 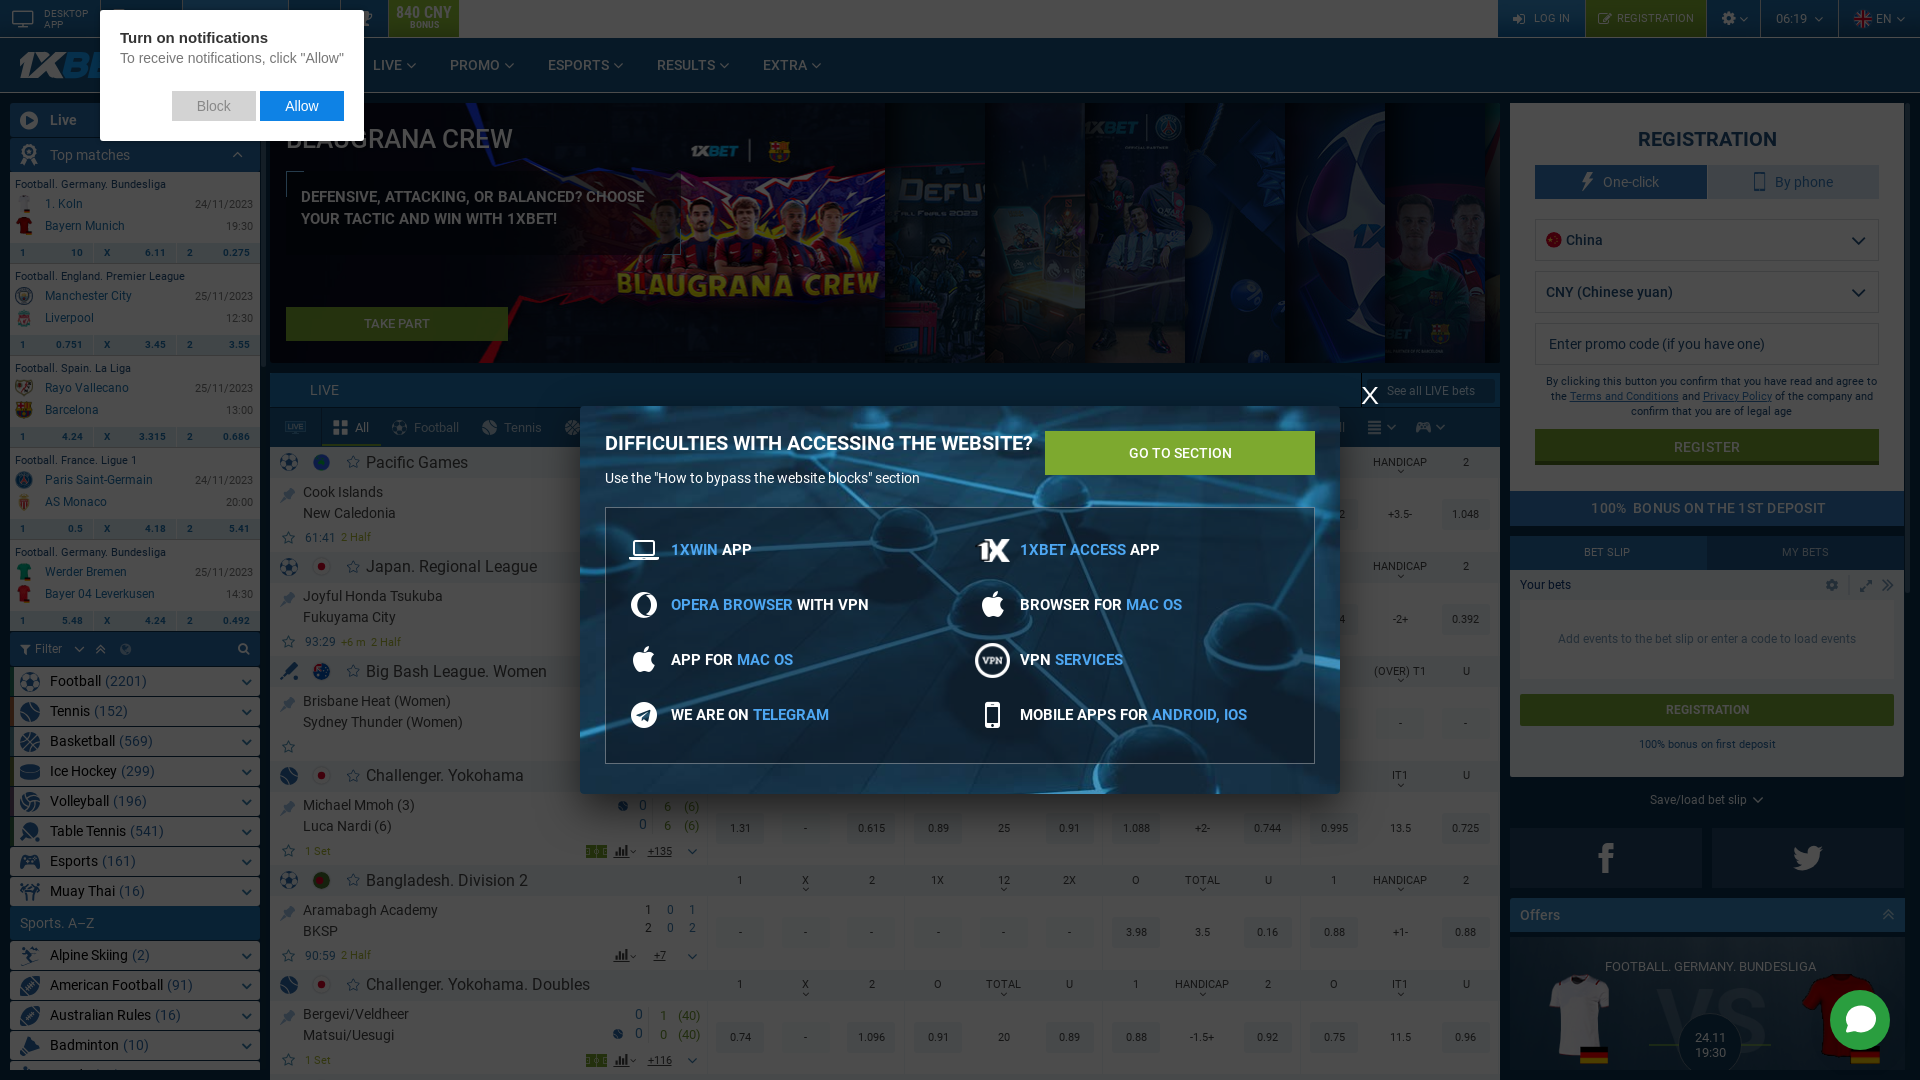 I want to click on 'Volleyball, so click(x=133, y=800).